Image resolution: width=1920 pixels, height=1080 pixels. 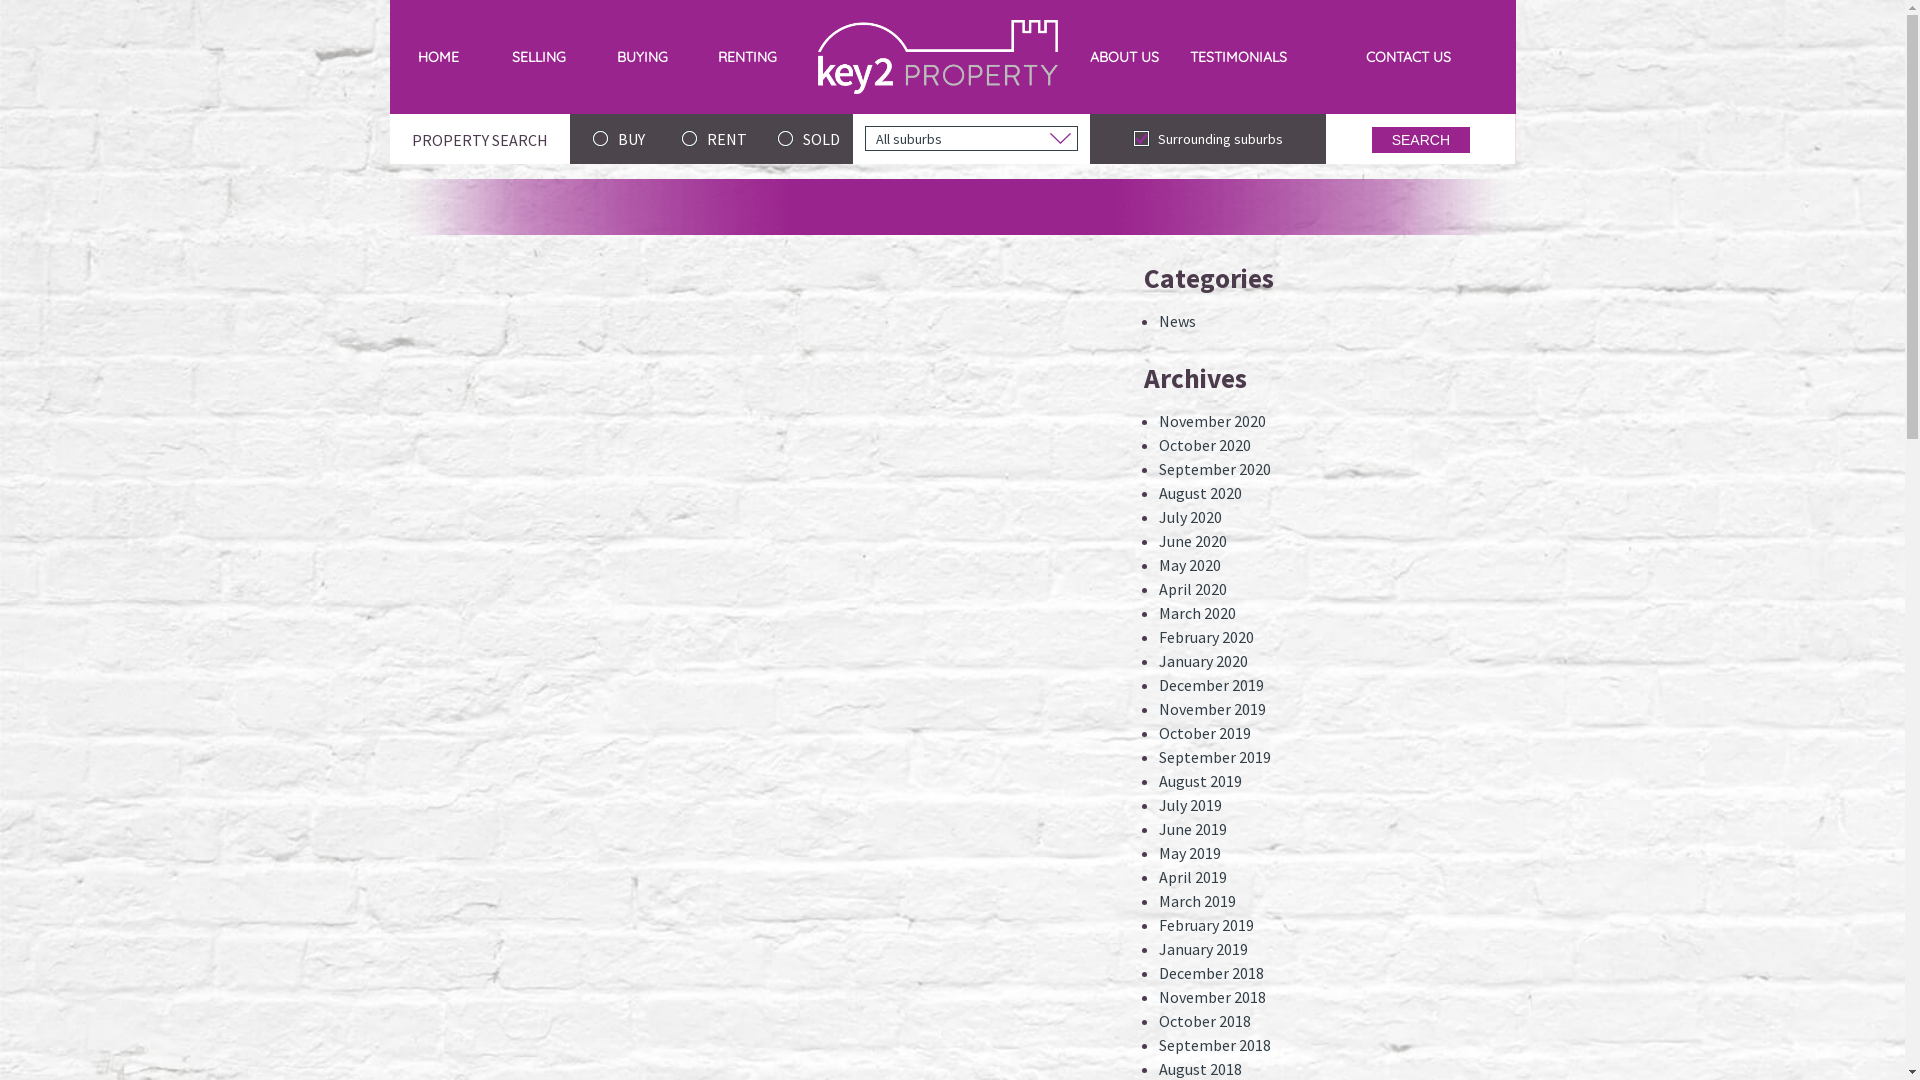 I want to click on 'June 2019', so click(x=1193, y=829).